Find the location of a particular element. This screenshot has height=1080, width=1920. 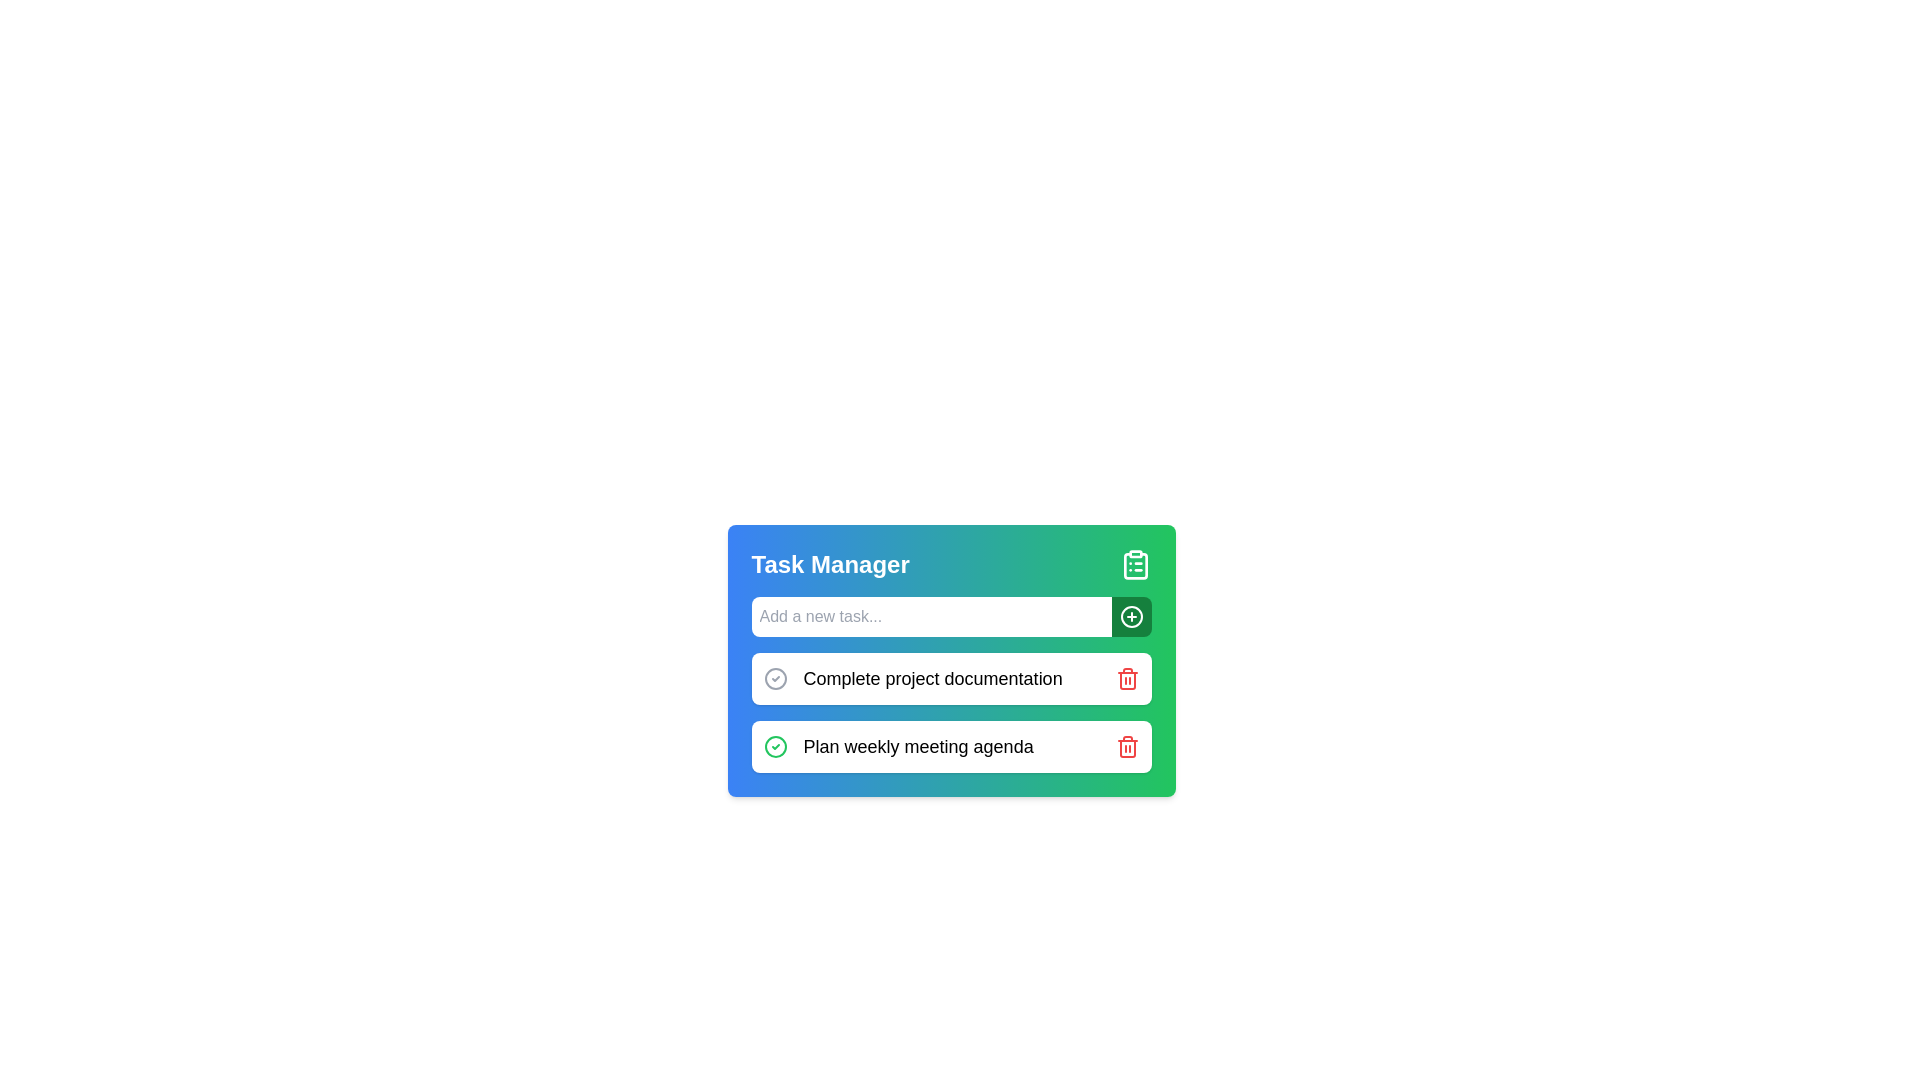

the circular check icon with a hollow center located on the left side of the 'Complete project documentation' task item is located at coordinates (774, 677).